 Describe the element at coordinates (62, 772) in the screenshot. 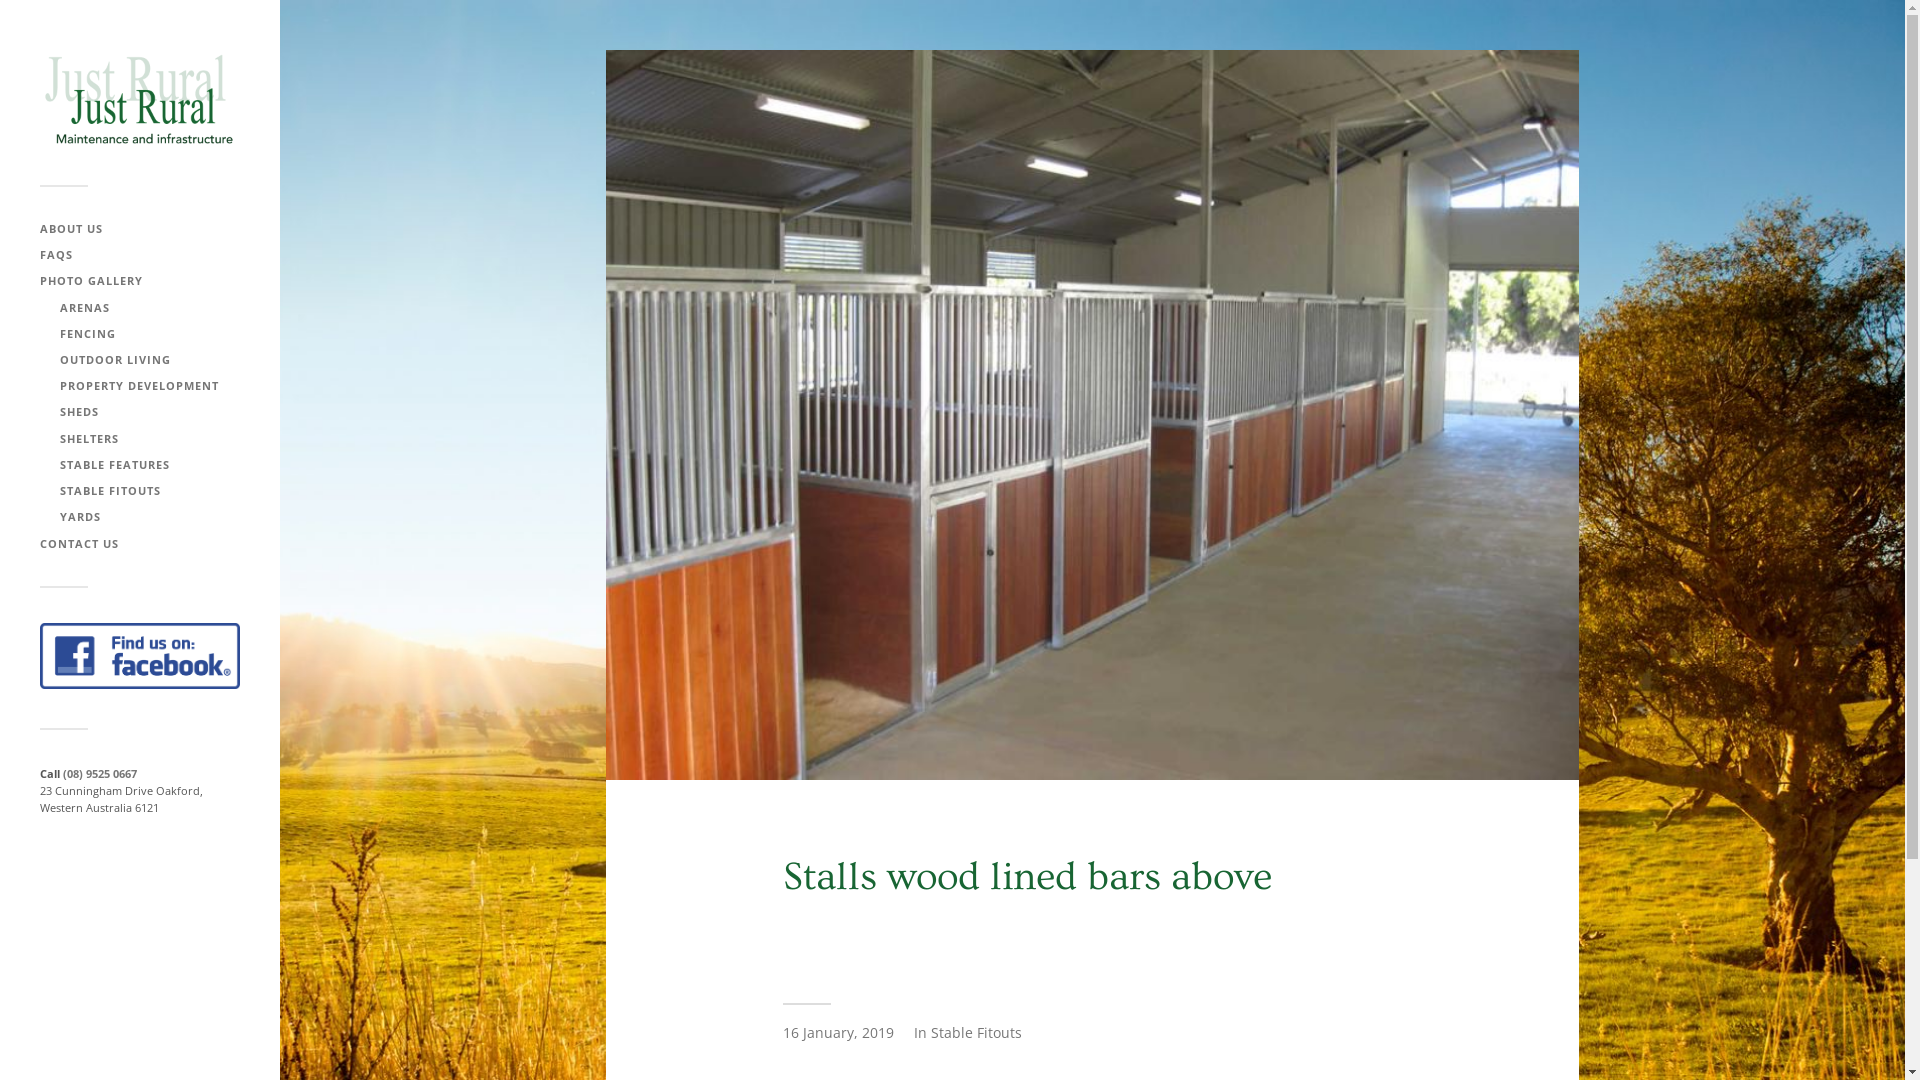

I see `'(08) 9525 0667'` at that location.